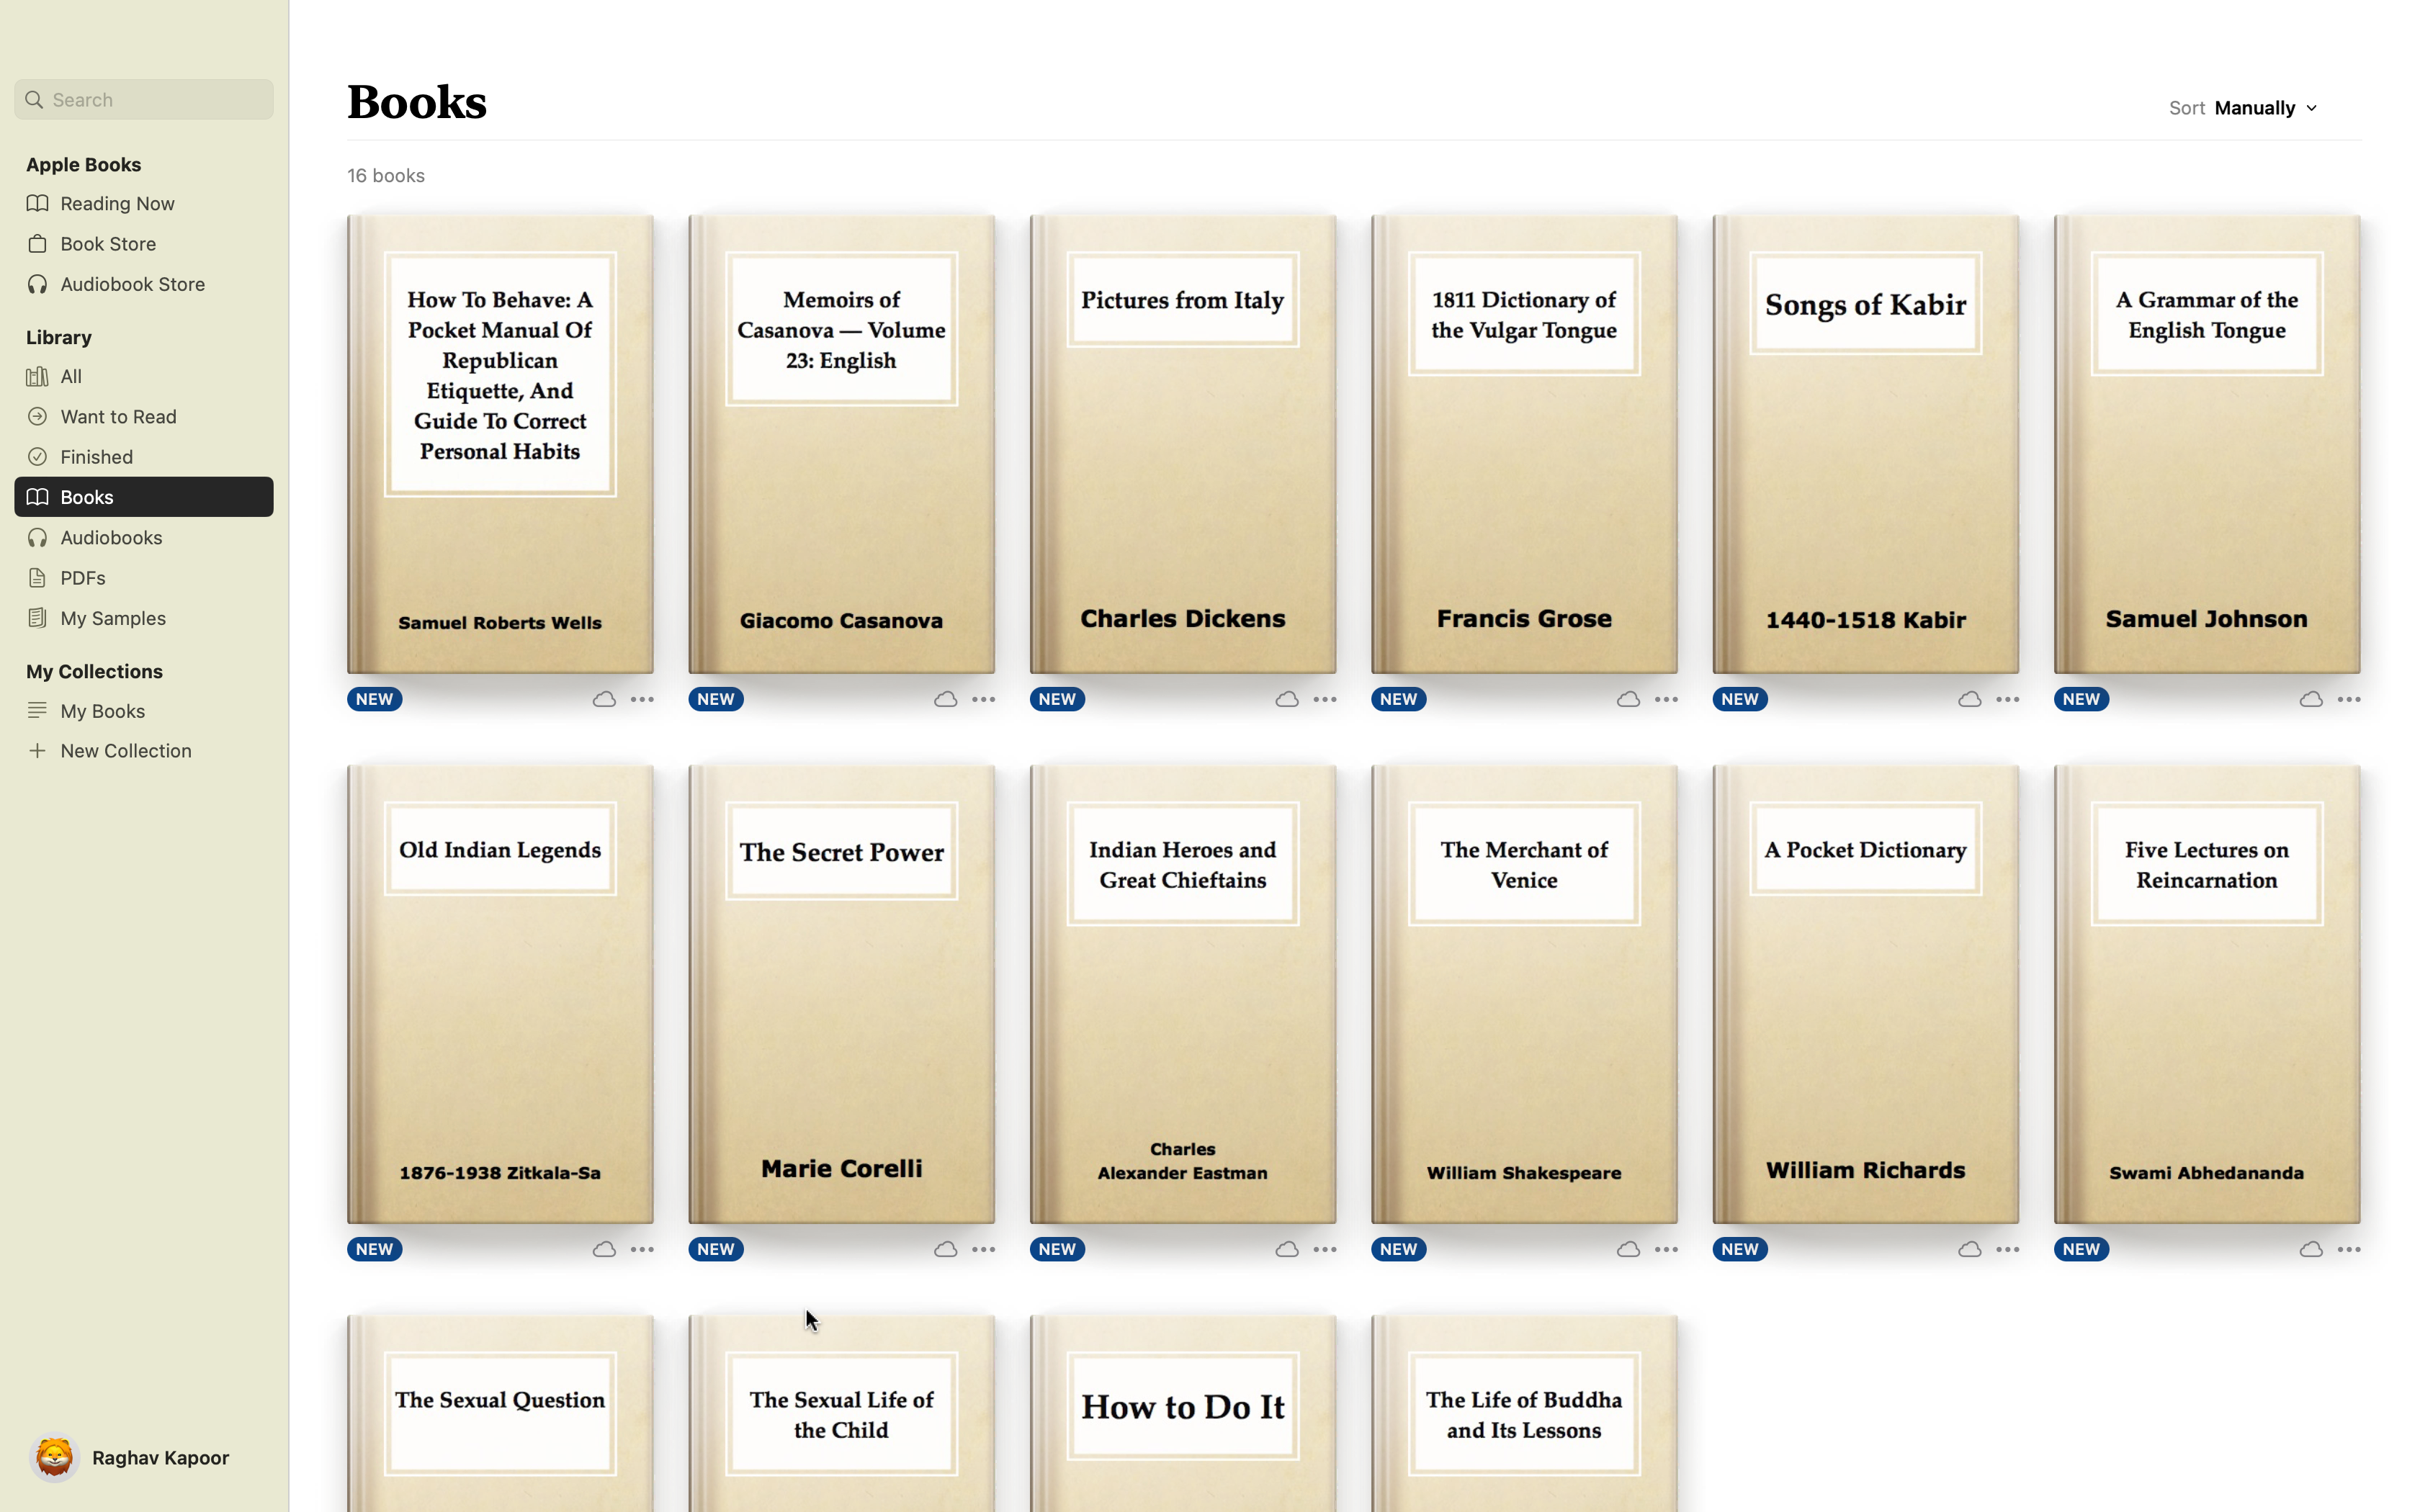 This screenshot has width=2420, height=1512. What do you see at coordinates (4556860, 1731240) in the screenshot?
I see `Scroll down to see more books in the collection` at bounding box center [4556860, 1731240].